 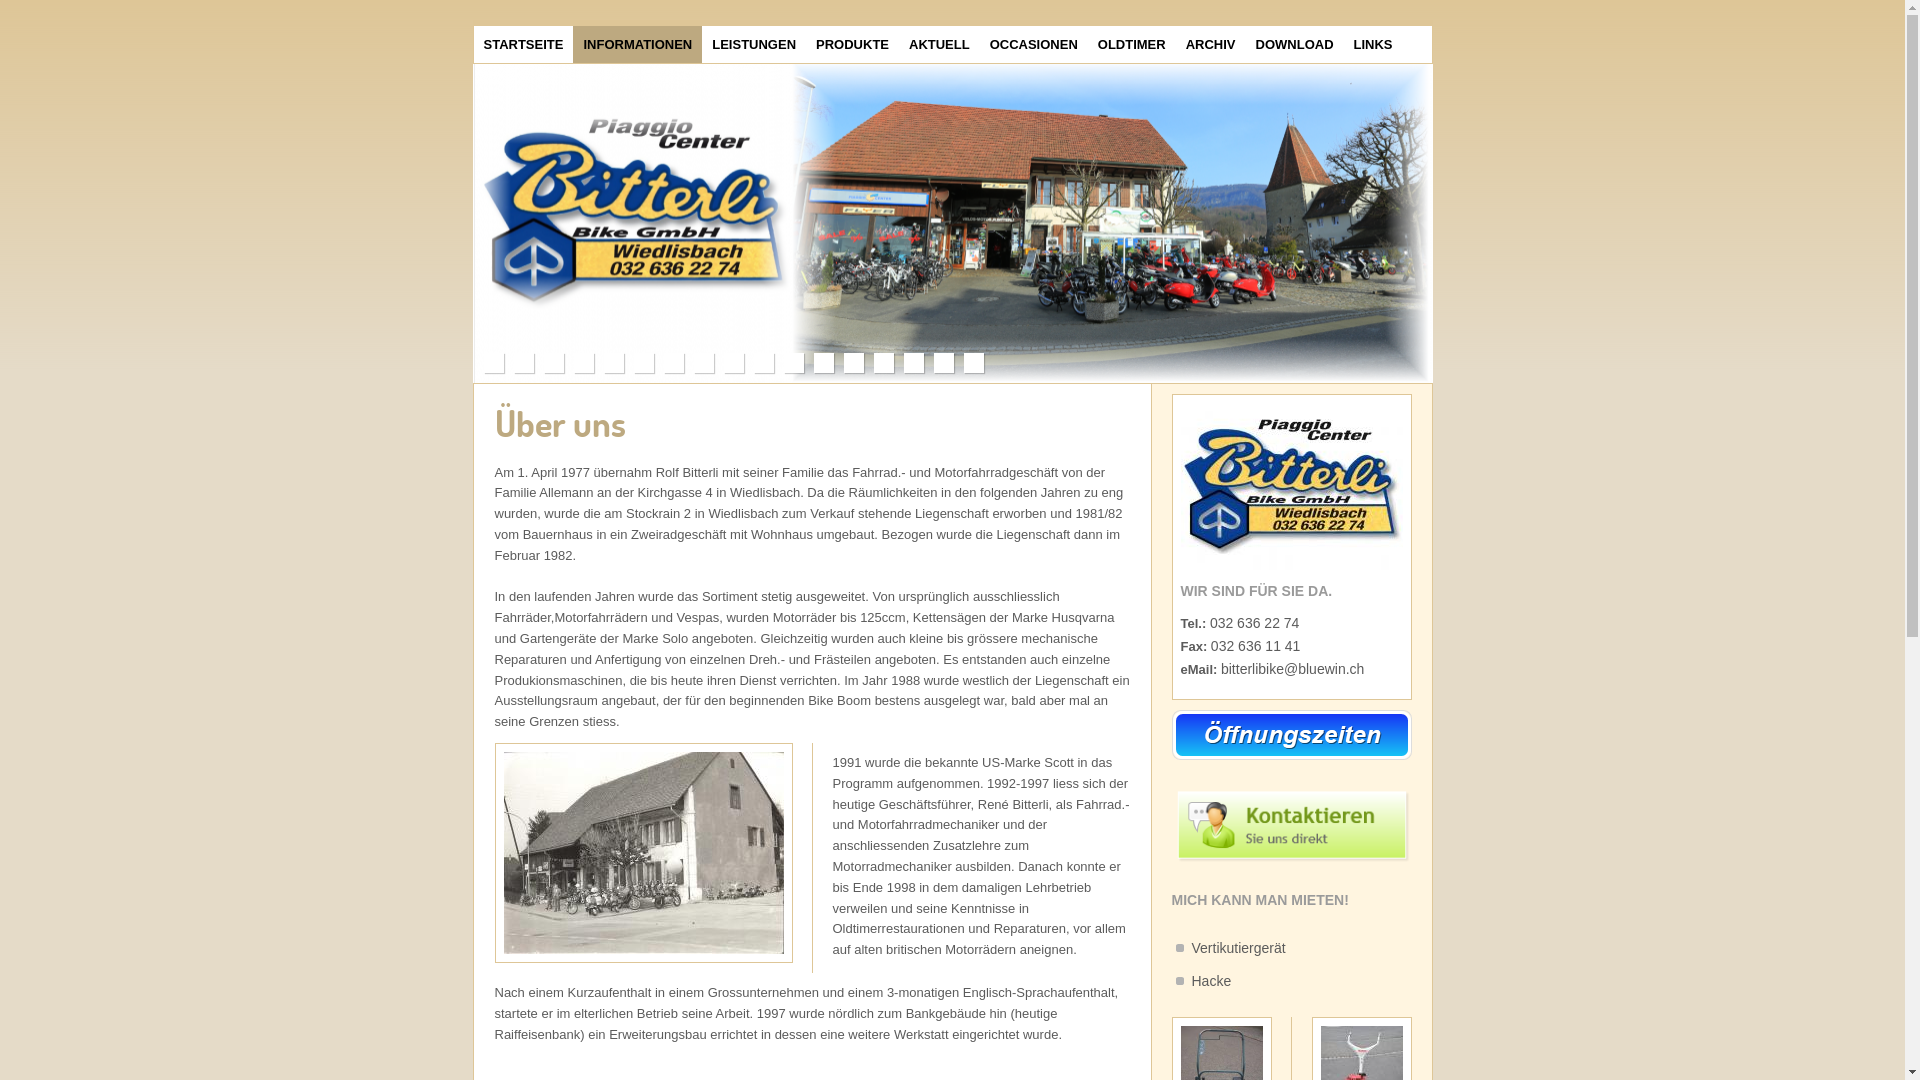 I want to click on 'ARCHIV', so click(x=1209, y=44).